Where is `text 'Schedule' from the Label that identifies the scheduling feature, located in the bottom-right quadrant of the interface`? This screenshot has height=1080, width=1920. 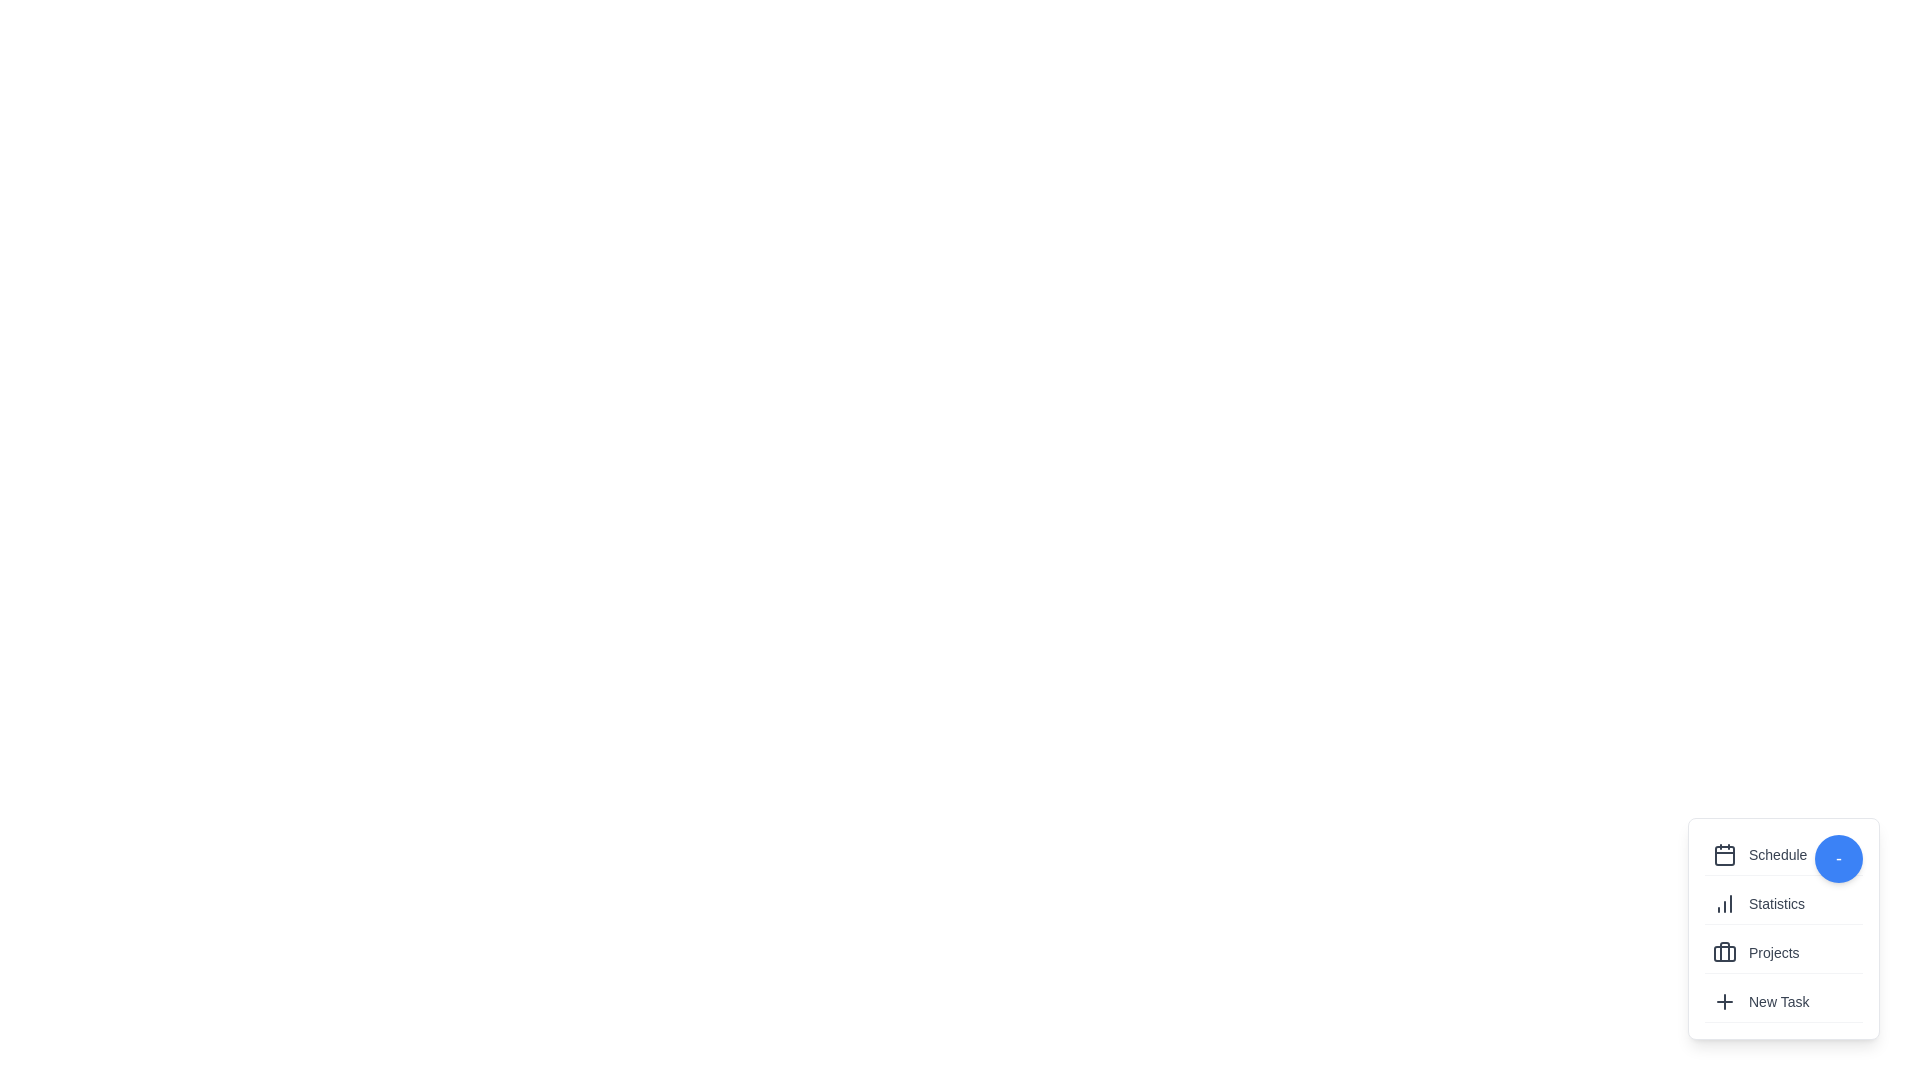 text 'Schedule' from the Label that identifies the scheduling feature, located in the bottom-right quadrant of the interface is located at coordinates (1778, 855).